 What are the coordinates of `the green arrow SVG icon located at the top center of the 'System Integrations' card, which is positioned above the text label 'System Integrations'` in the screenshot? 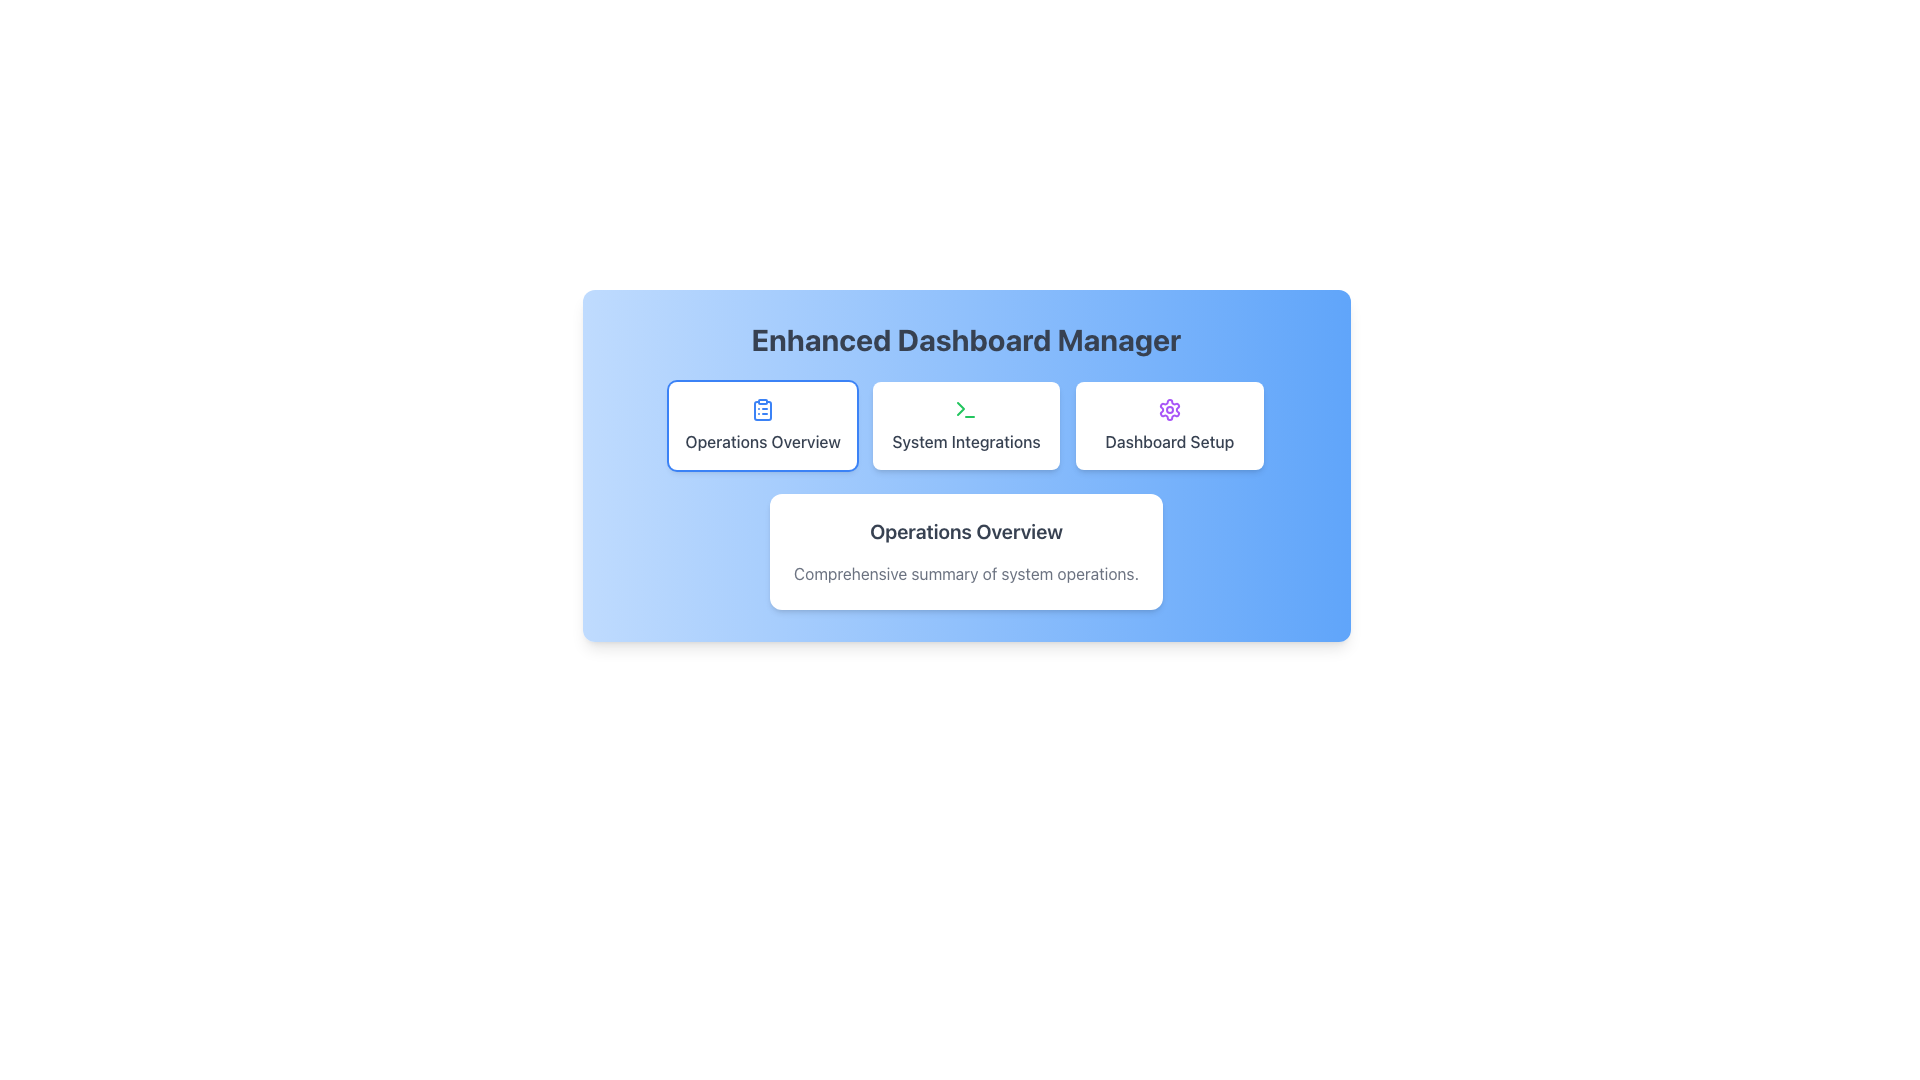 It's located at (966, 408).